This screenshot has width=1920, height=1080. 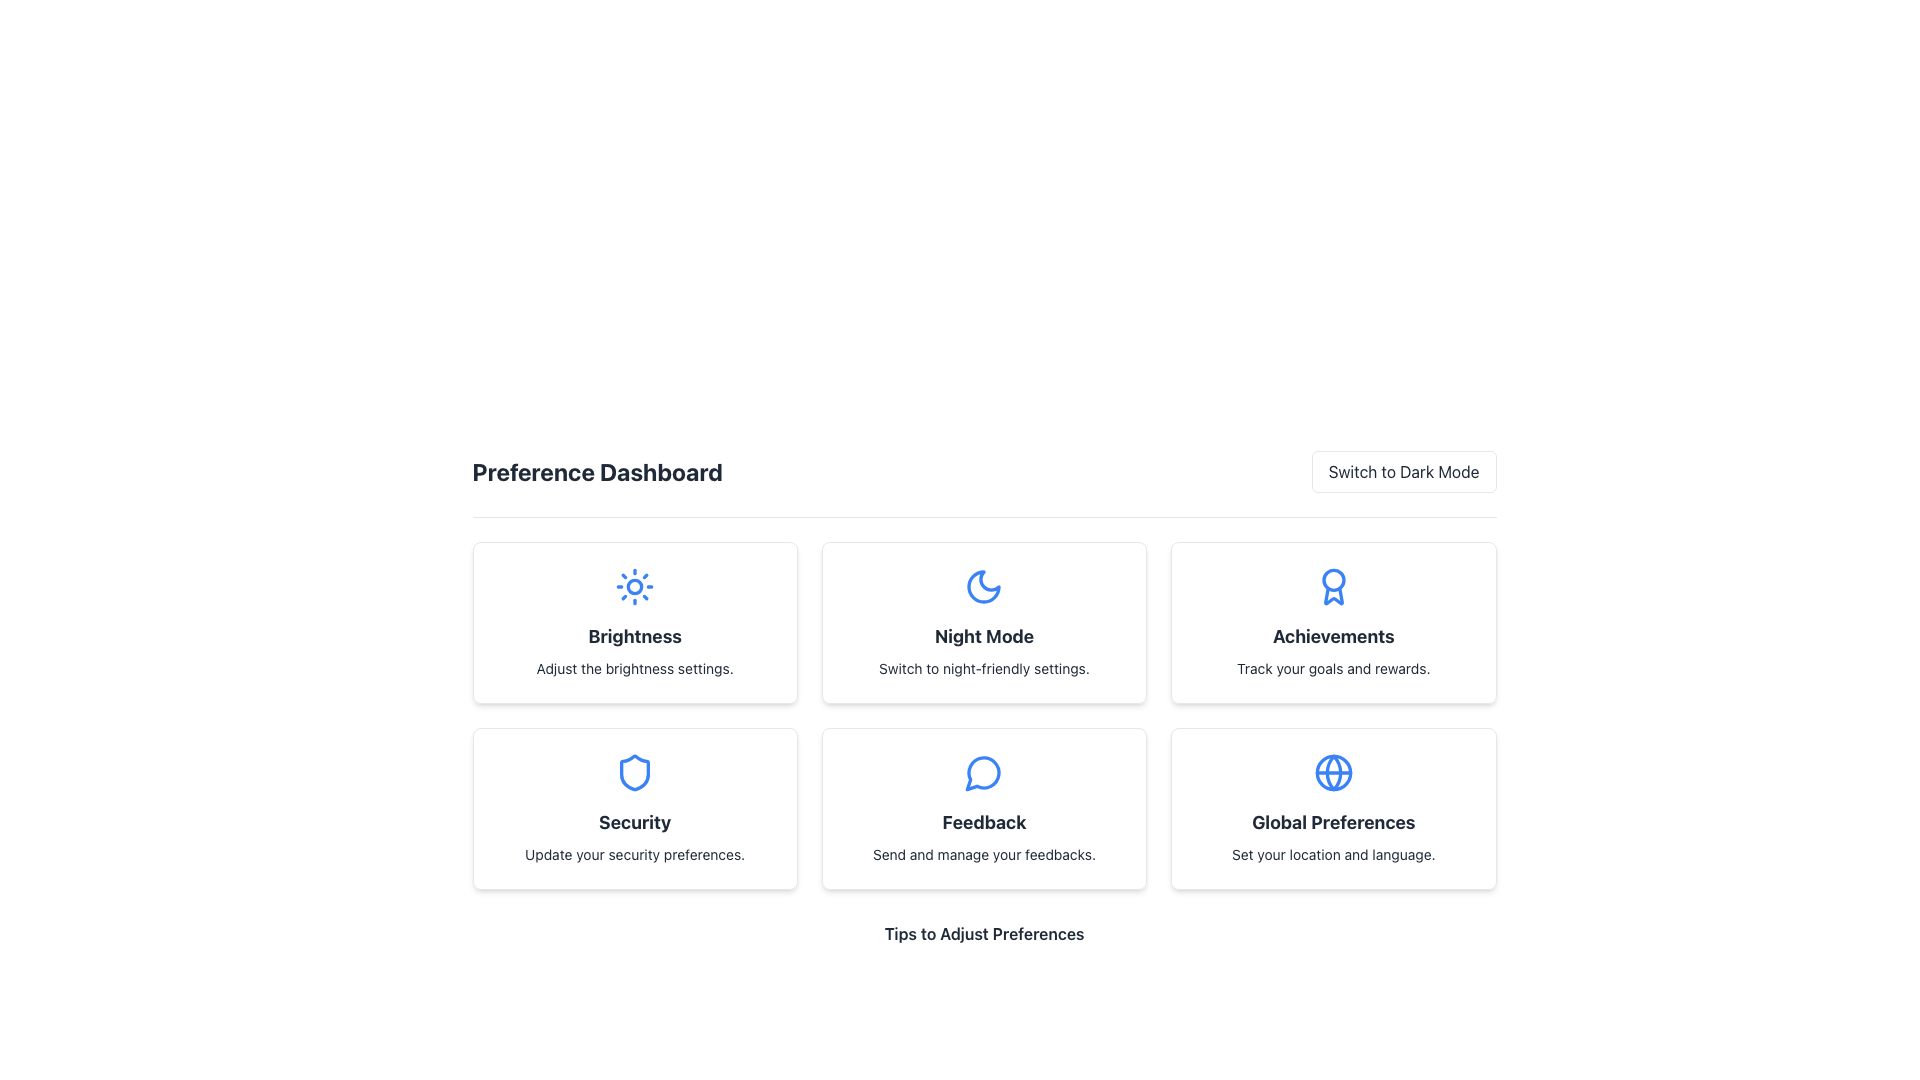 I want to click on information from the non-interactive Informational Card about security settings located in the second row, first column of the grid layout in the 'Preference Dashboard' section, so click(x=634, y=808).